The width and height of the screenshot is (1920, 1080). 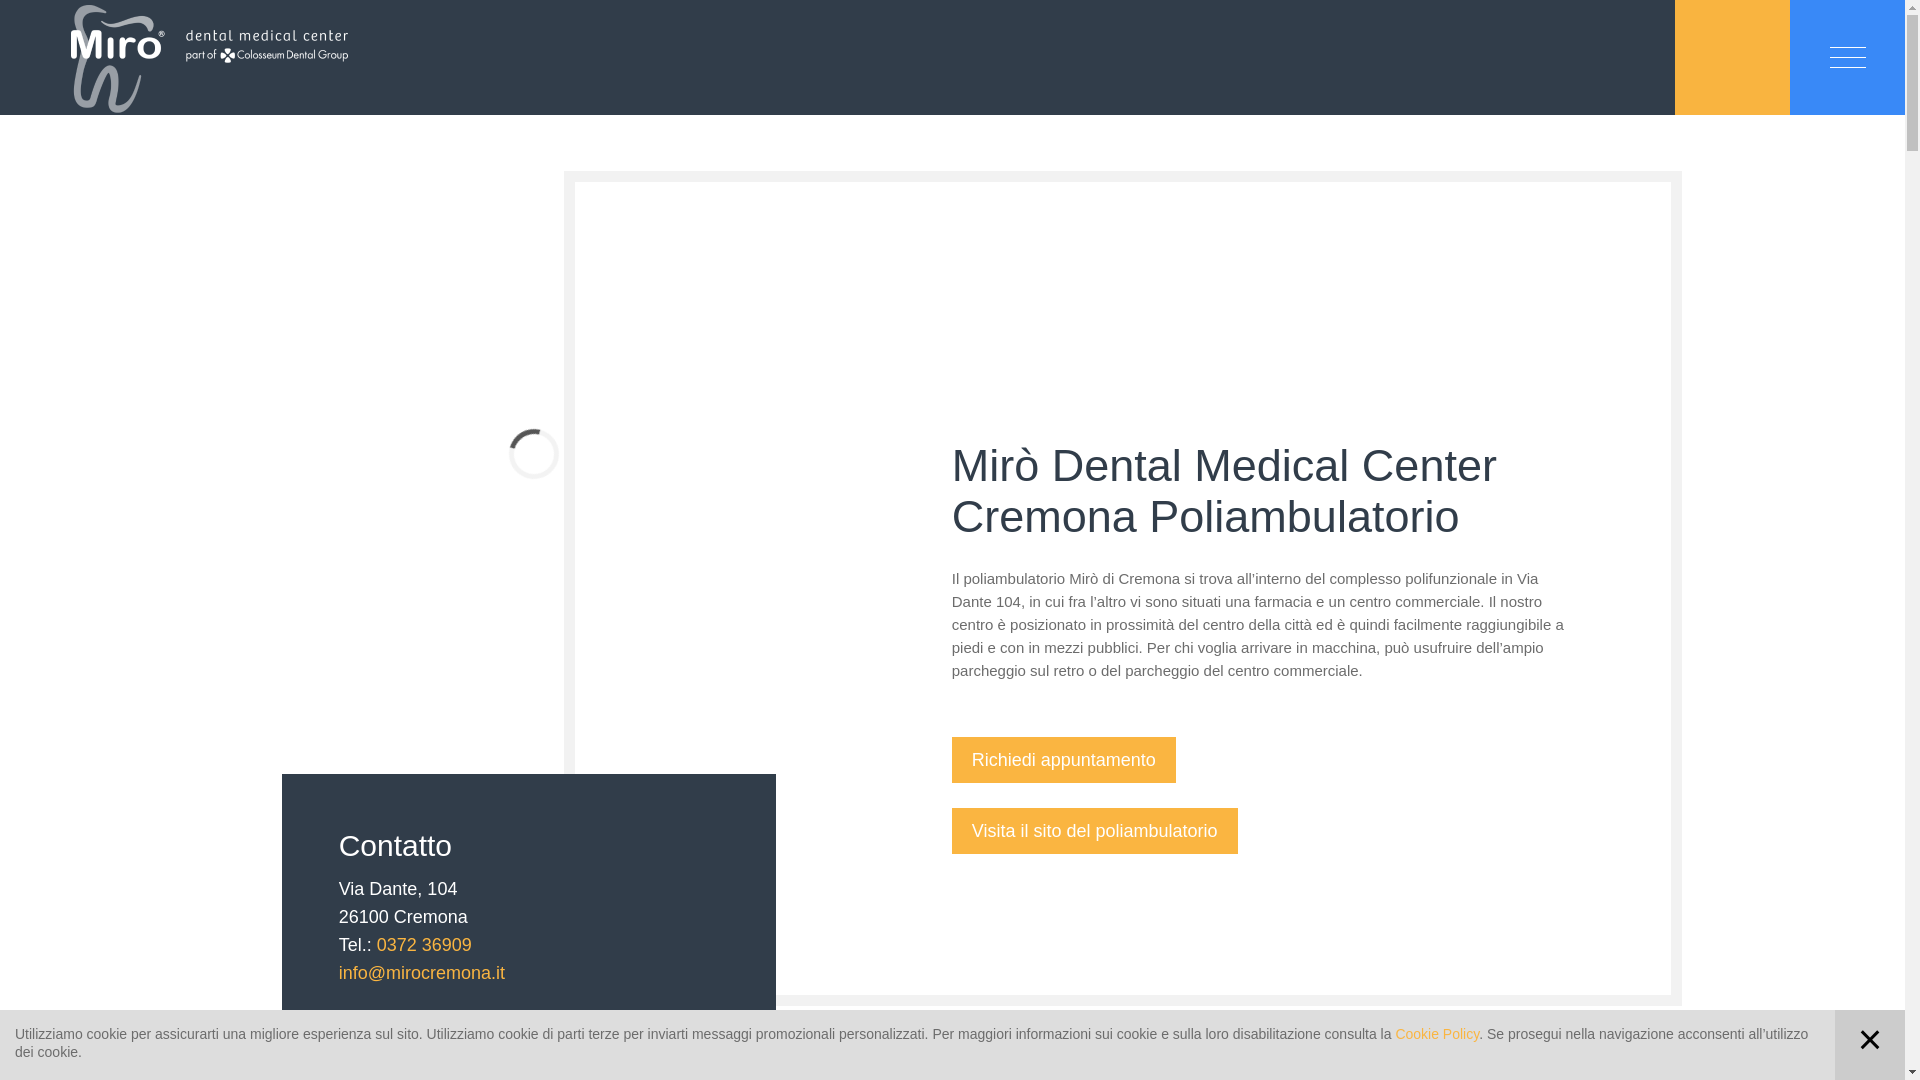 What do you see at coordinates (1093, 830) in the screenshot?
I see `'Visita il sito del poliambulatorio'` at bounding box center [1093, 830].